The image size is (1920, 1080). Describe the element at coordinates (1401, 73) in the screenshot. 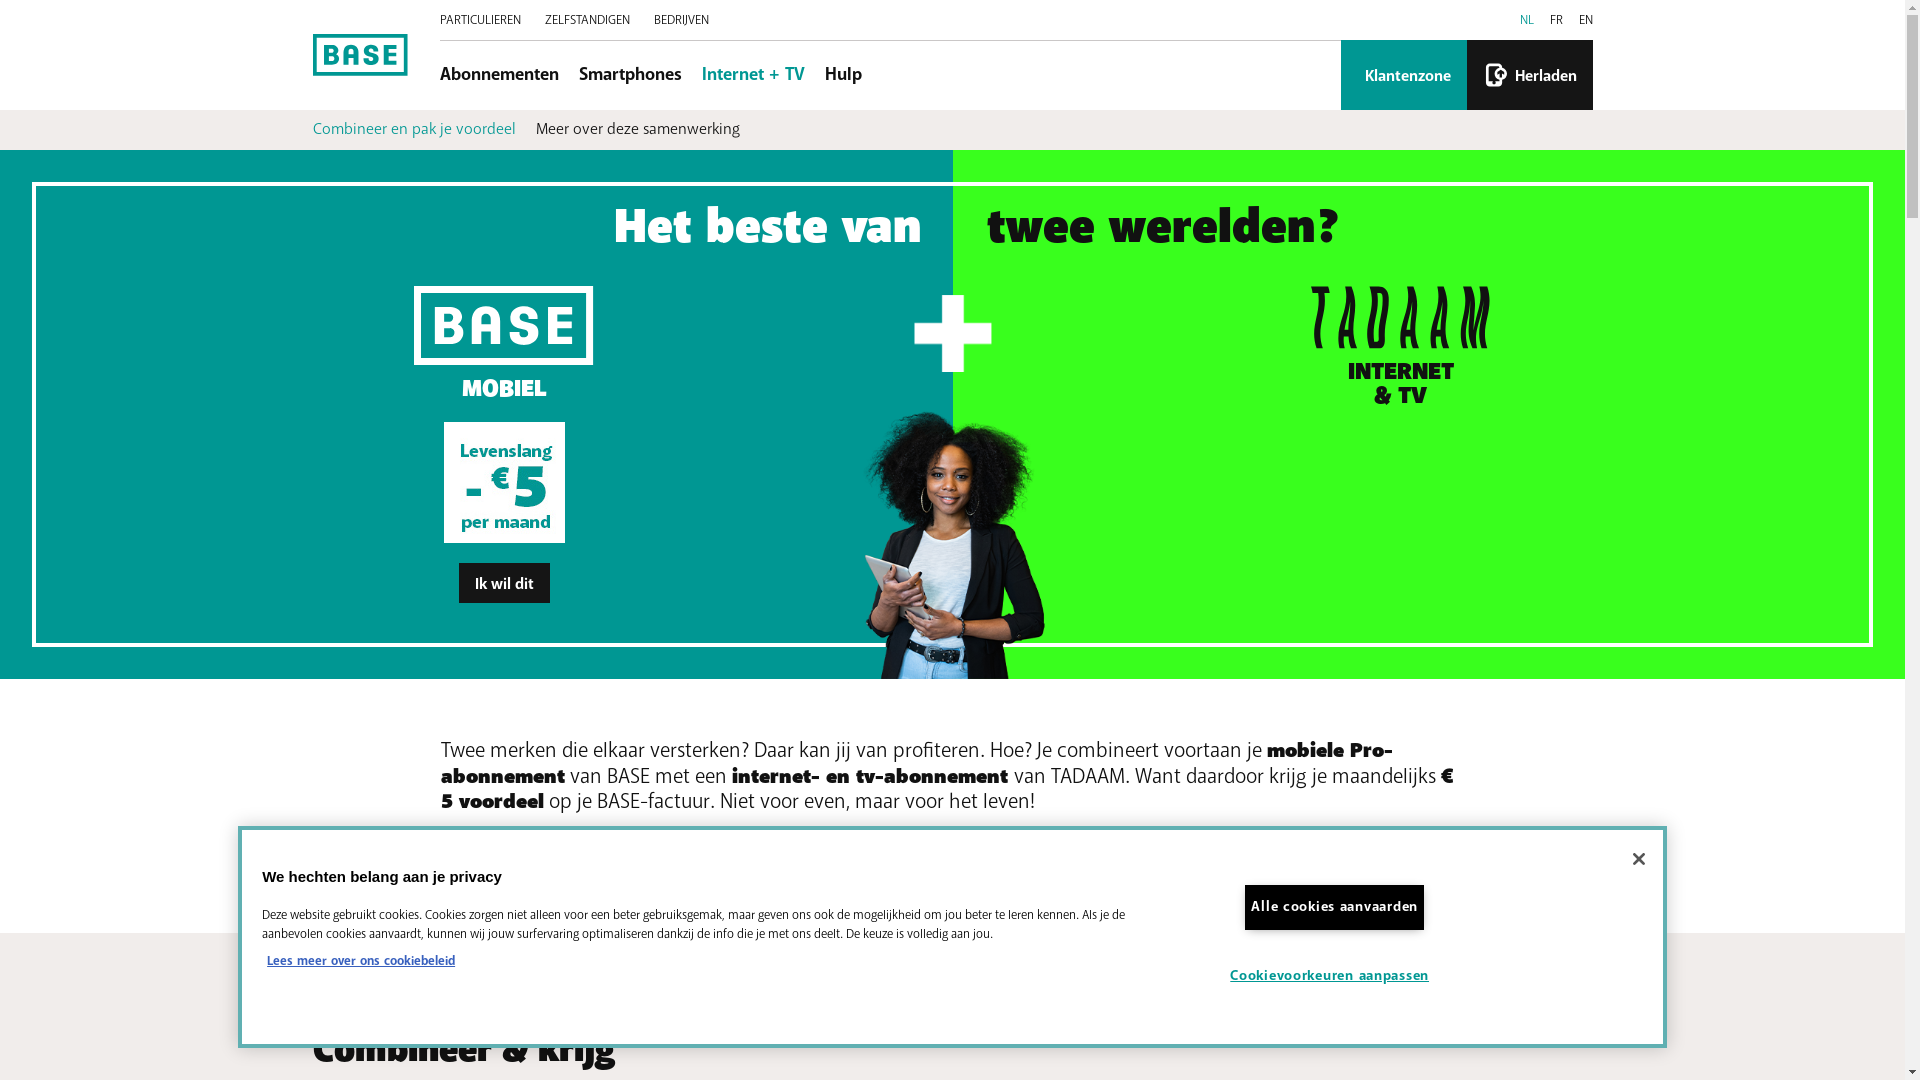

I see `'Klantenzone'` at that location.